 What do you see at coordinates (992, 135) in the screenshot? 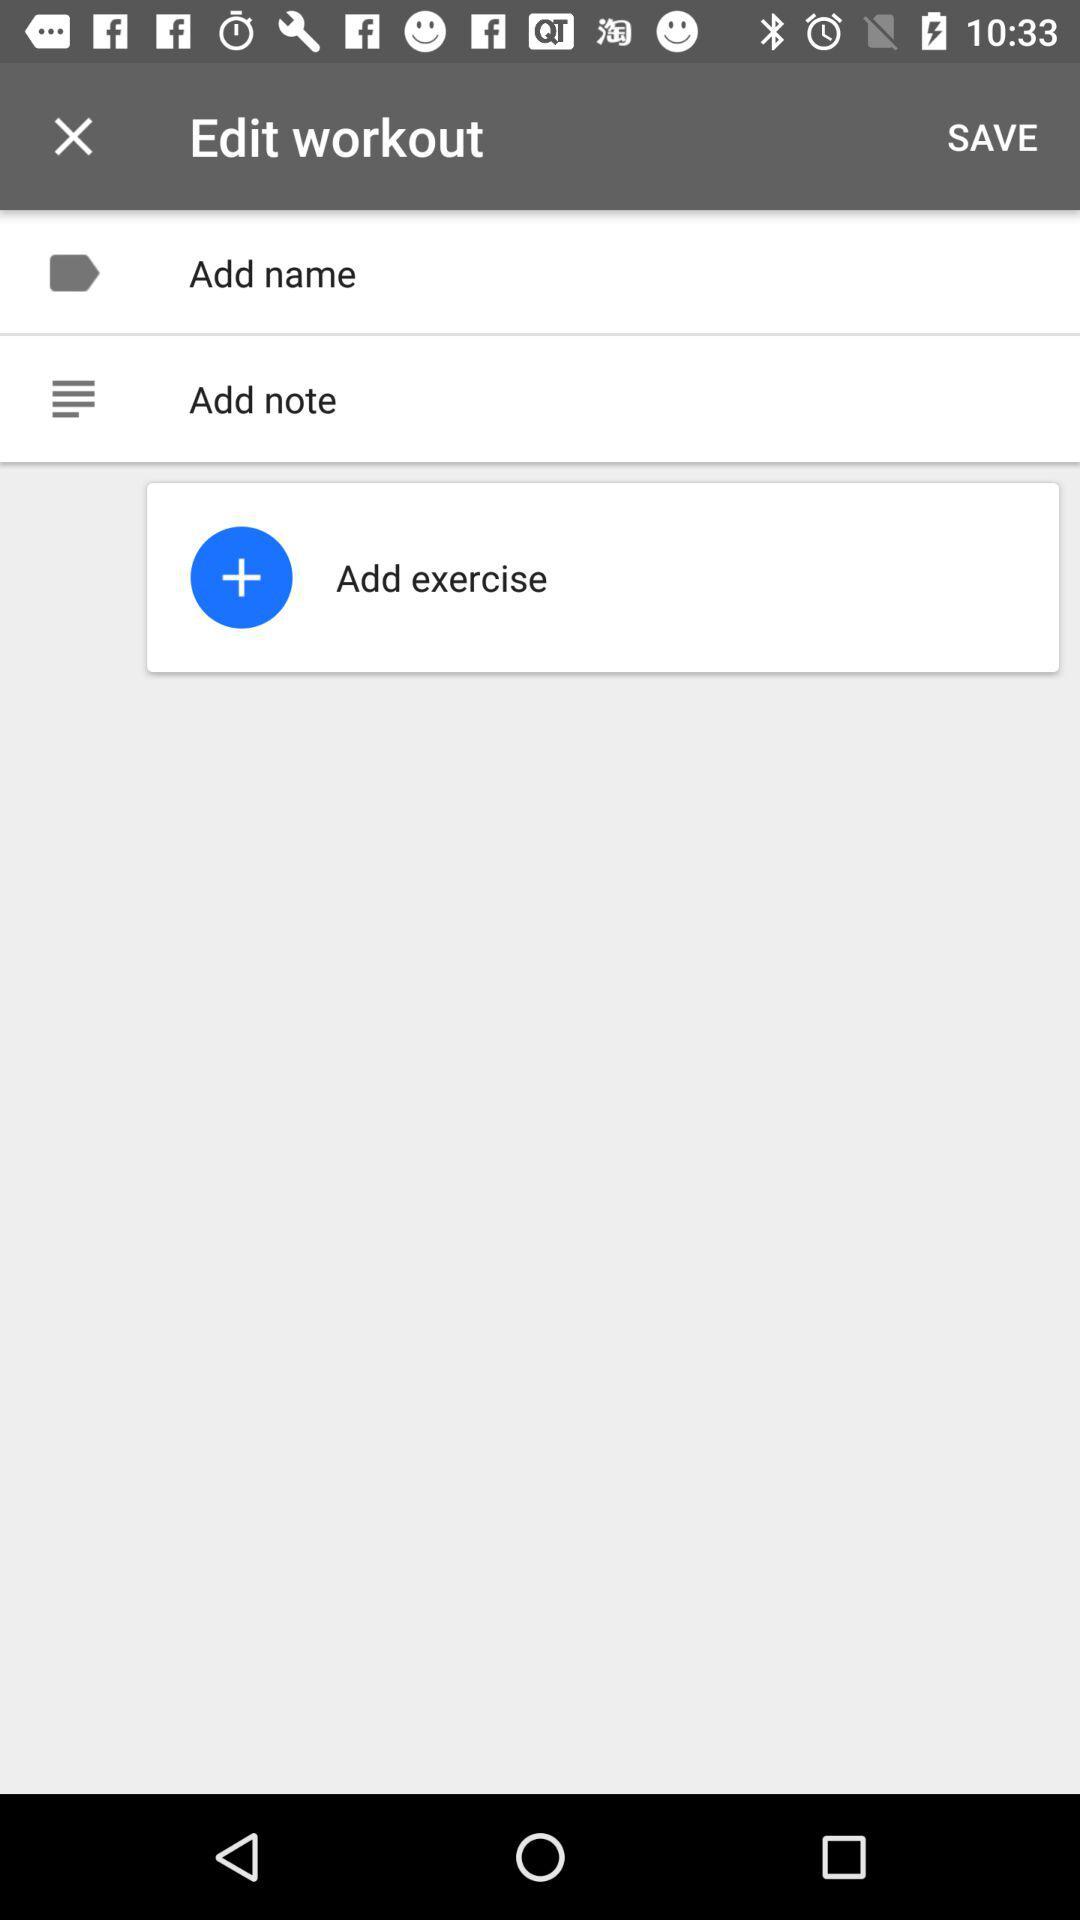
I see `the item to the right of edit workout item` at bounding box center [992, 135].